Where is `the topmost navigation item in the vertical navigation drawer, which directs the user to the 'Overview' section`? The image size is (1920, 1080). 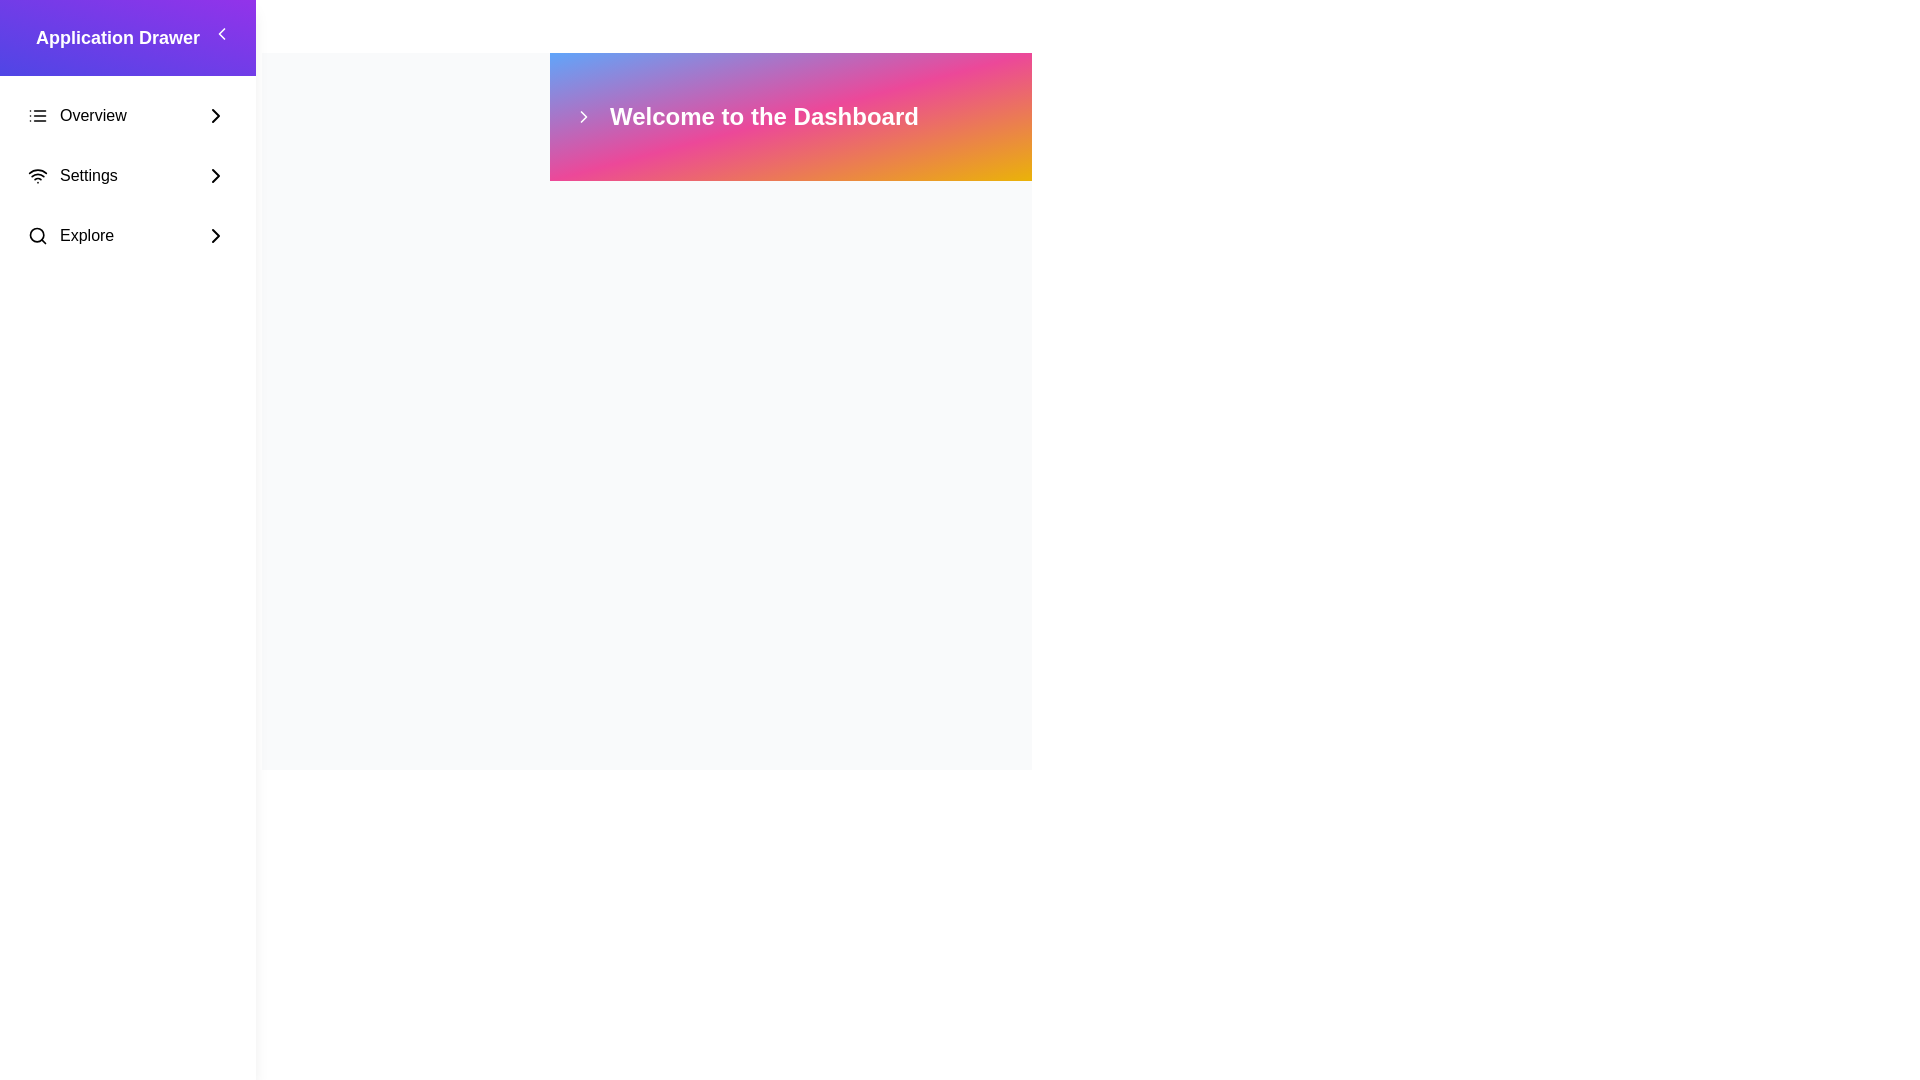 the topmost navigation item in the vertical navigation drawer, which directs the user to the 'Overview' section is located at coordinates (127, 115).